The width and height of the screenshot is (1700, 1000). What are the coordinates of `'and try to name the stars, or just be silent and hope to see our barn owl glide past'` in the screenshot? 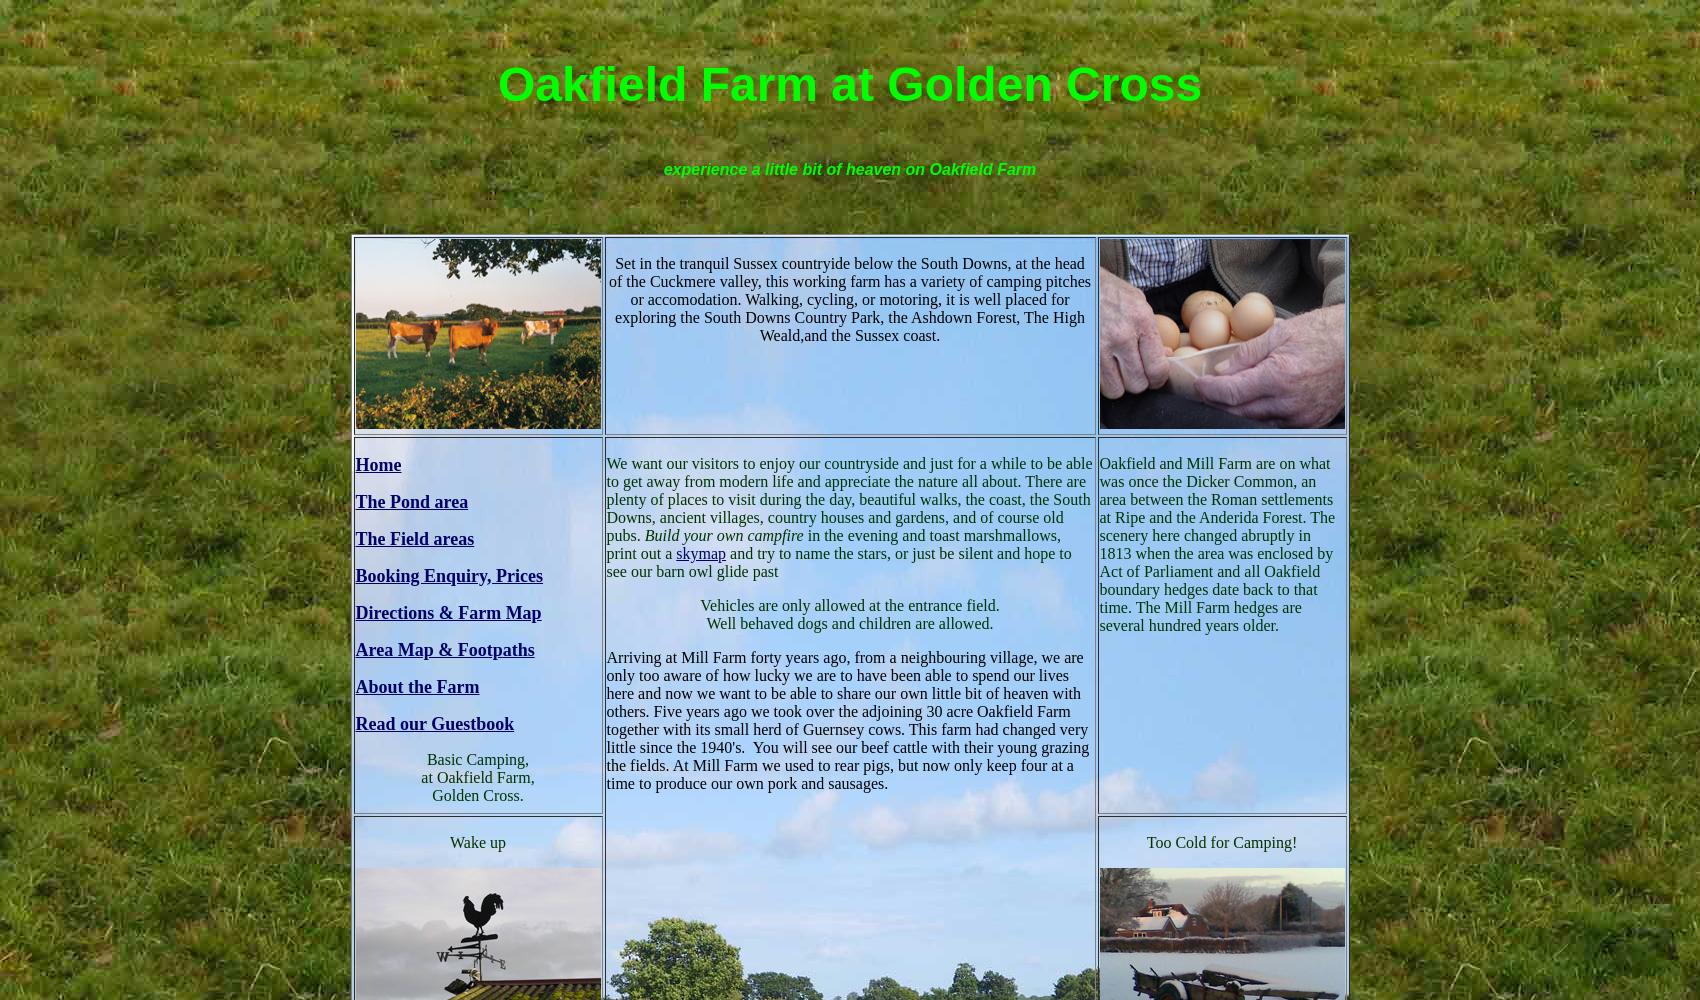 It's located at (837, 561).